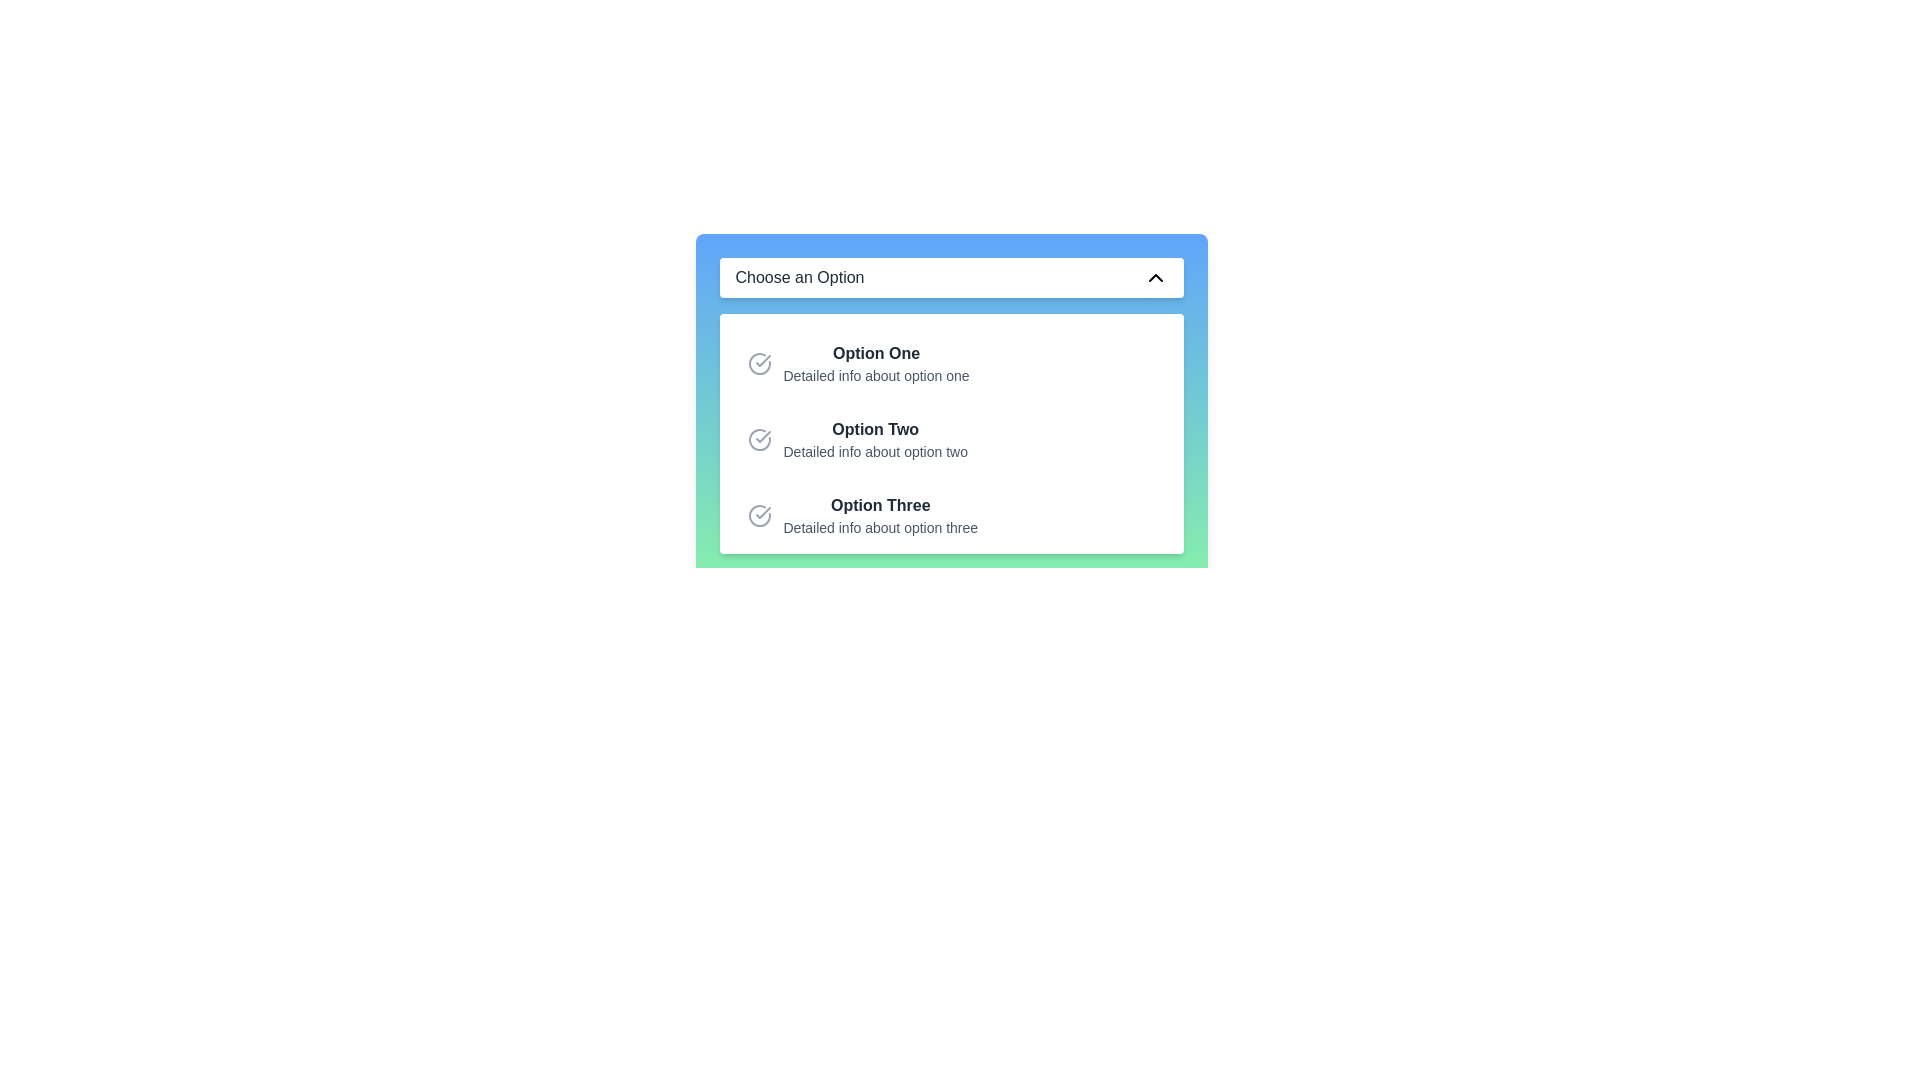 The height and width of the screenshot is (1080, 1920). What do you see at coordinates (758, 438) in the screenshot?
I see `the circular checkmark icon located at the leftmost position within the second option block labeled 'Option Two'` at bounding box center [758, 438].